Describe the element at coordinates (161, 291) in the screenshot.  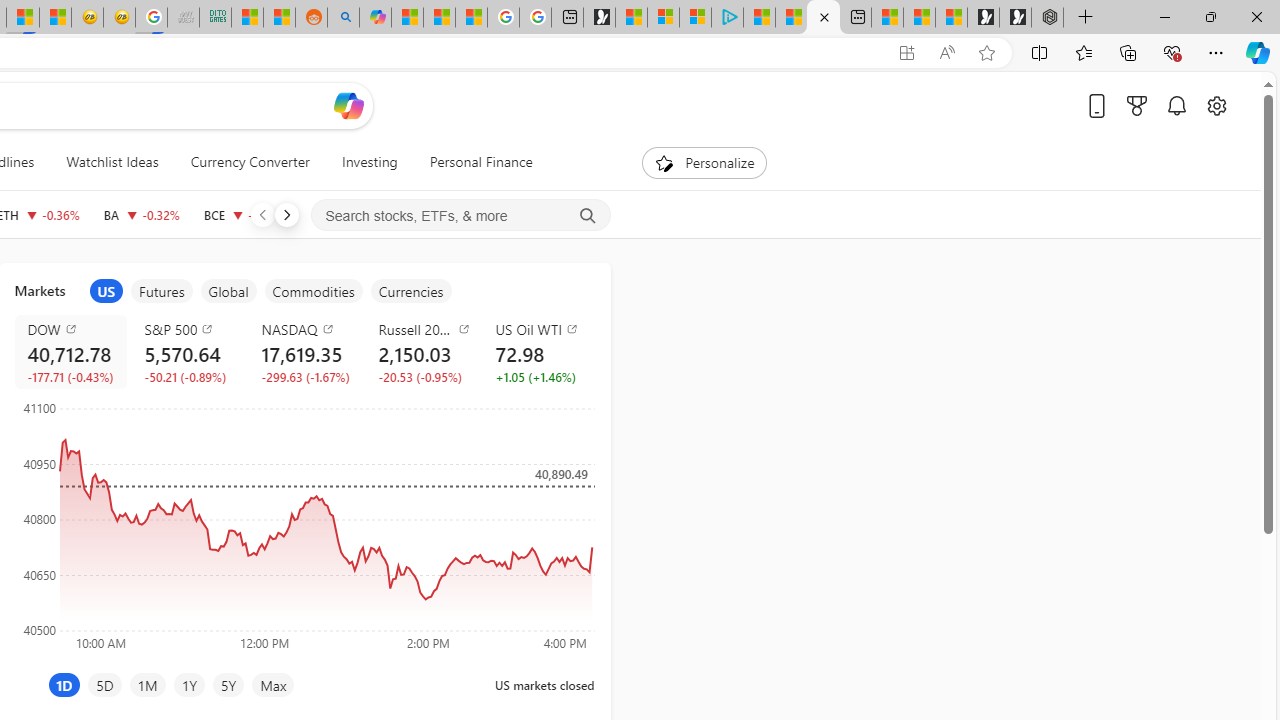
I see `'item2'` at that location.